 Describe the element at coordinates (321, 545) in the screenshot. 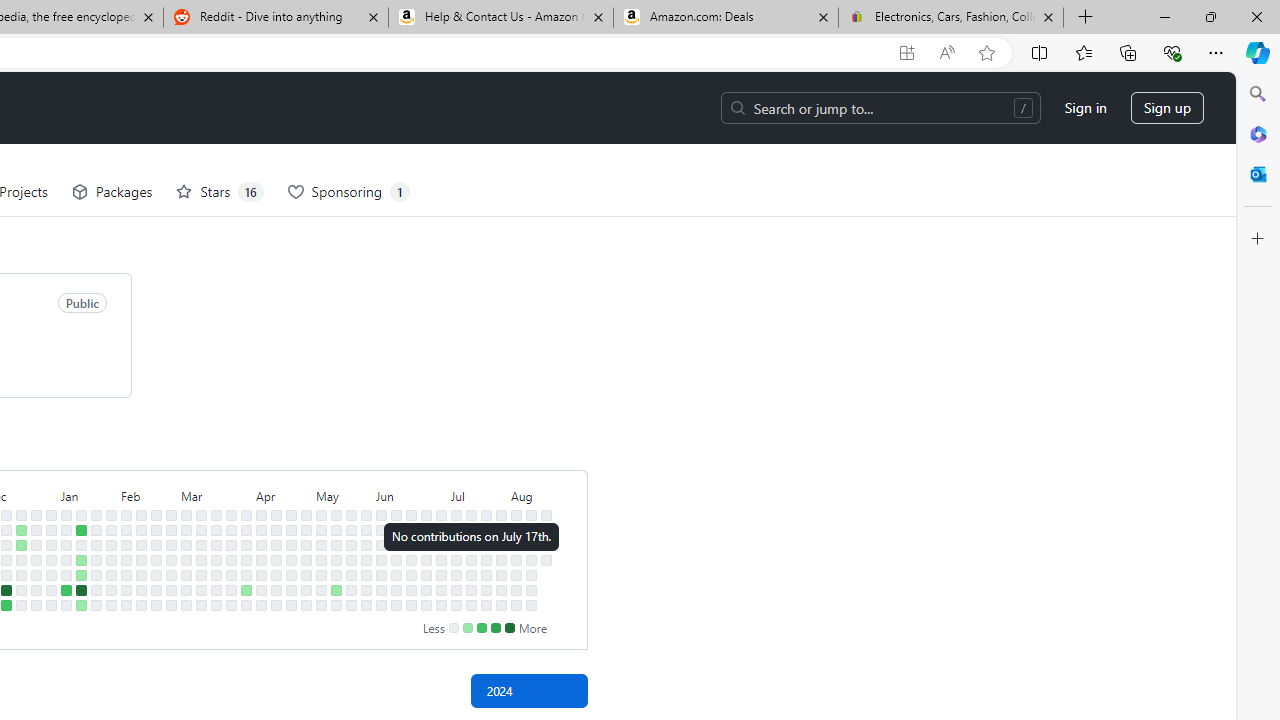

I see `'No contributions on May 7th.'` at that location.